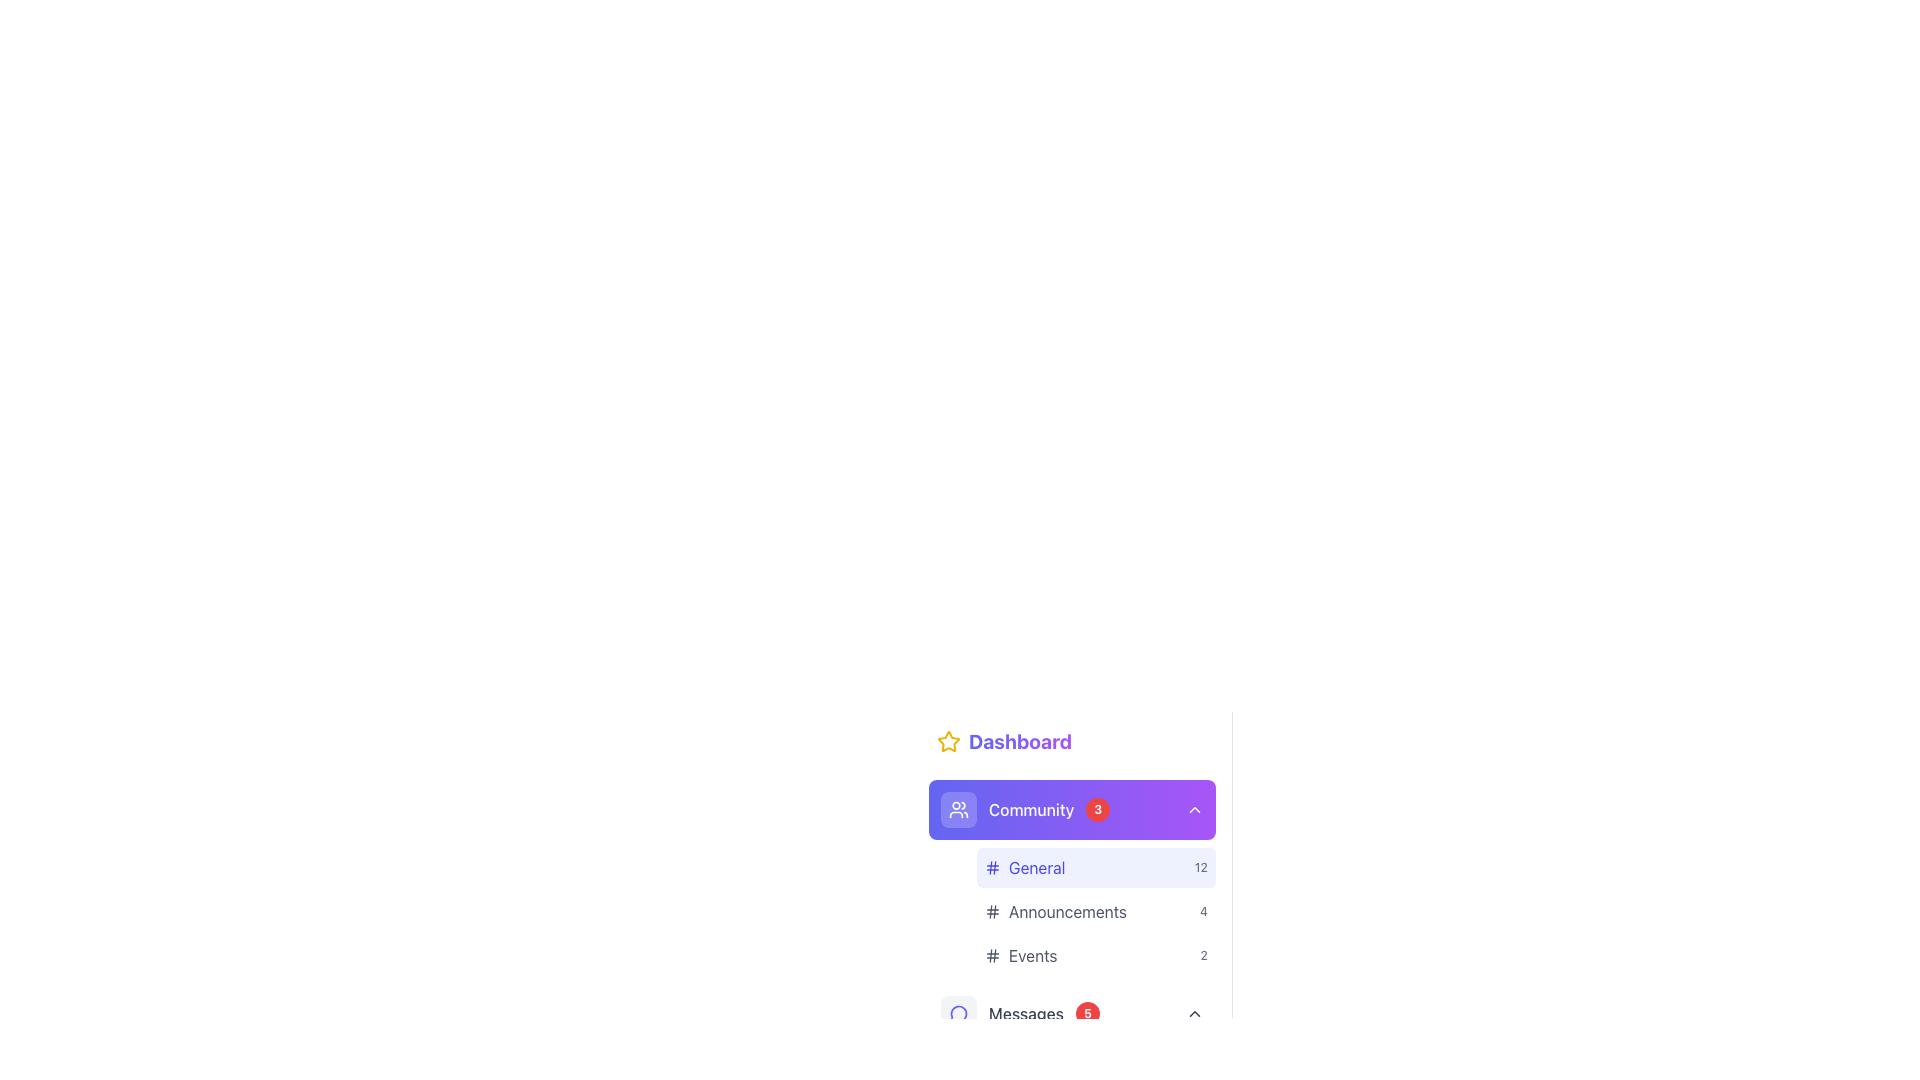  I want to click on the text label indicating auxiliary information or item count related to the 'General' category, positioned at the far right of the 'General' list item, so click(1200, 866).